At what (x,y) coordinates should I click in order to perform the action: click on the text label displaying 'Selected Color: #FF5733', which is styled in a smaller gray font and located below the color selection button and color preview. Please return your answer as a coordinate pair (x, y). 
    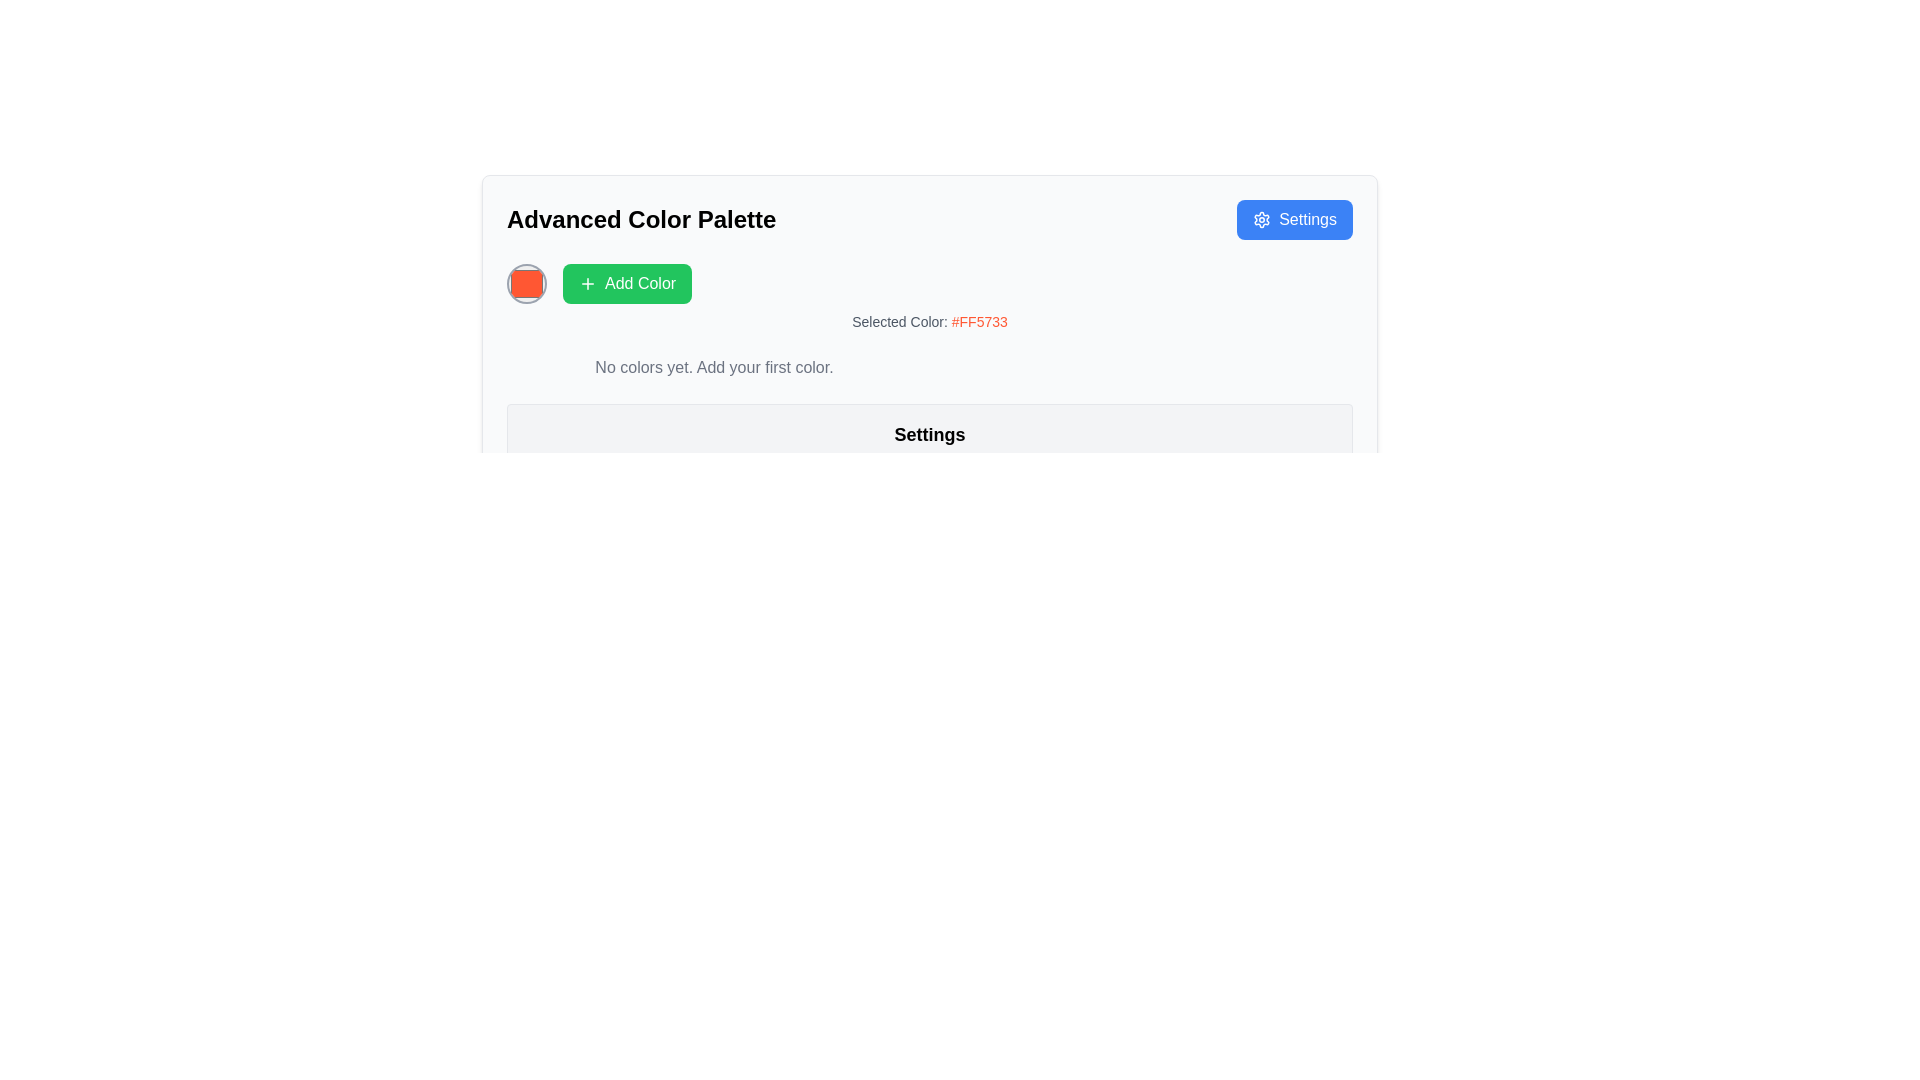
    Looking at the image, I should click on (929, 320).